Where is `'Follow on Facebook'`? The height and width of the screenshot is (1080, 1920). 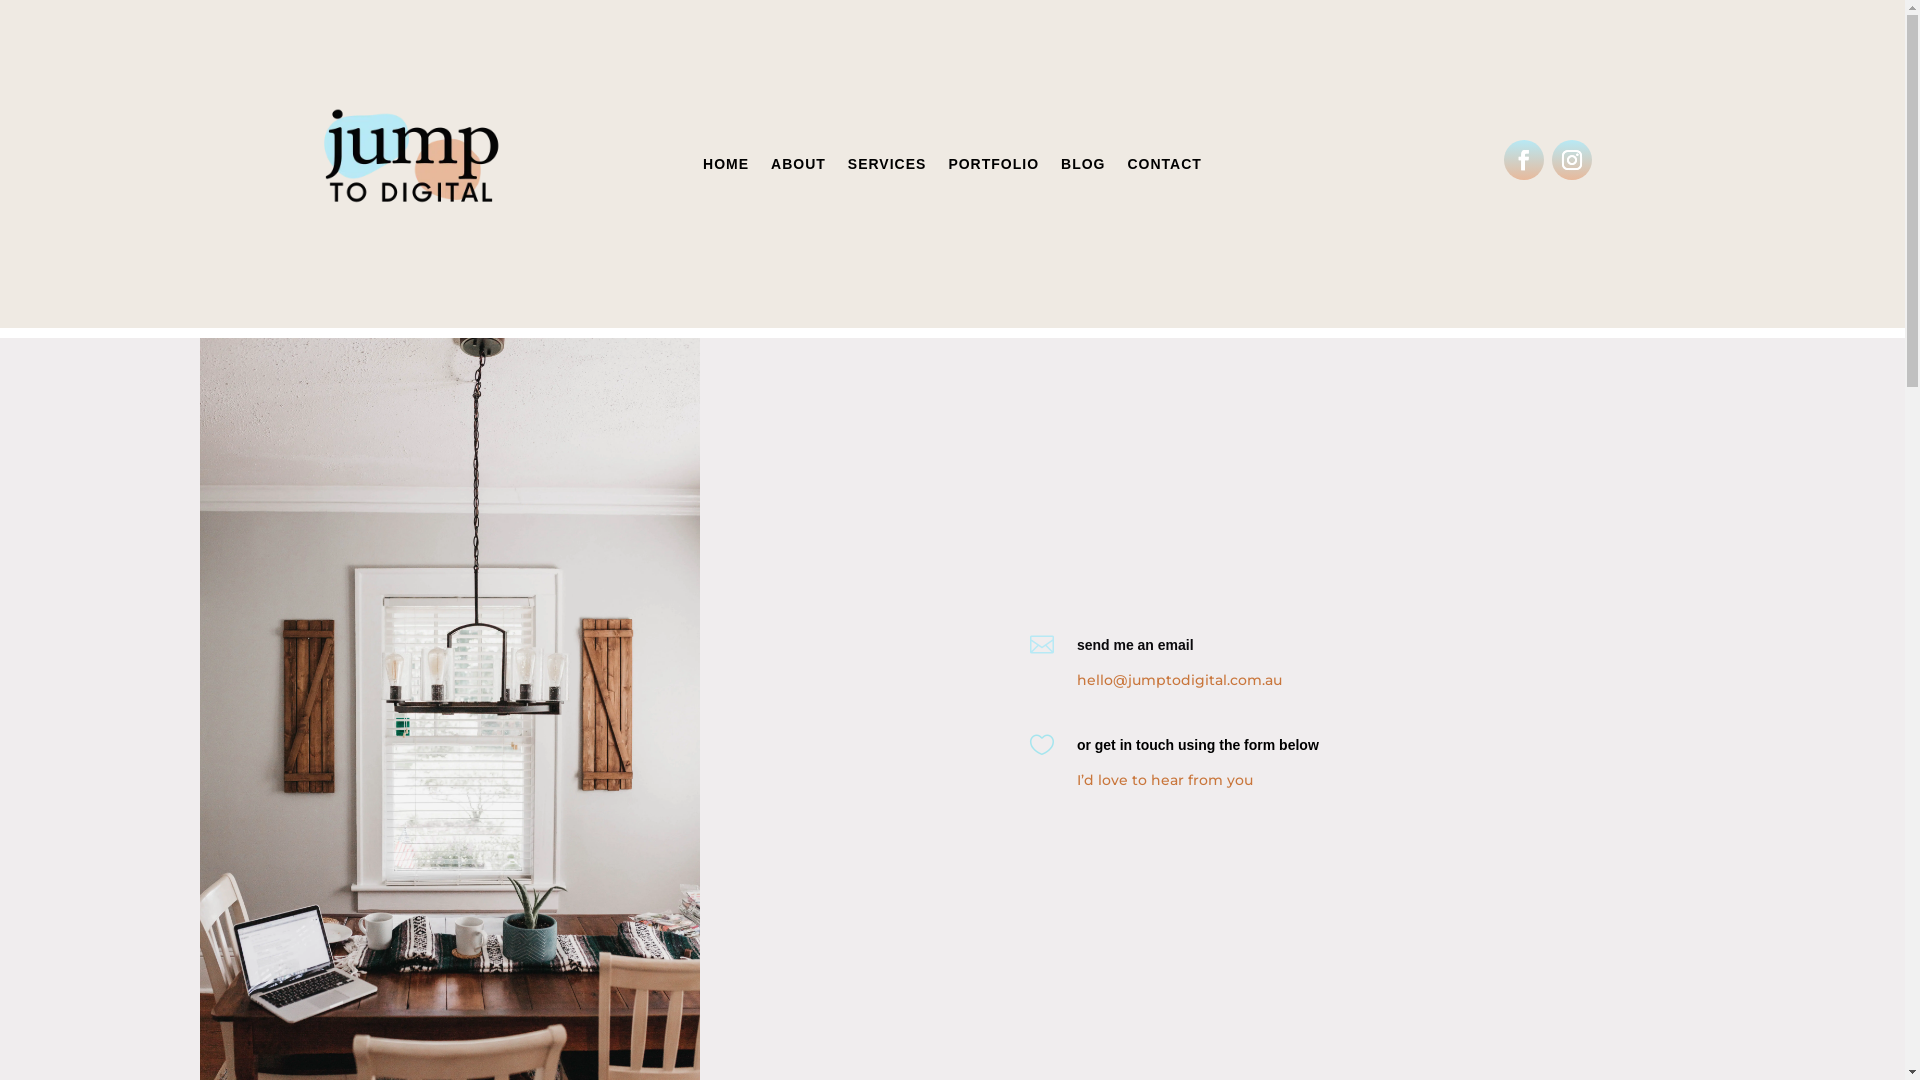
'Follow on Facebook' is located at coordinates (1522, 158).